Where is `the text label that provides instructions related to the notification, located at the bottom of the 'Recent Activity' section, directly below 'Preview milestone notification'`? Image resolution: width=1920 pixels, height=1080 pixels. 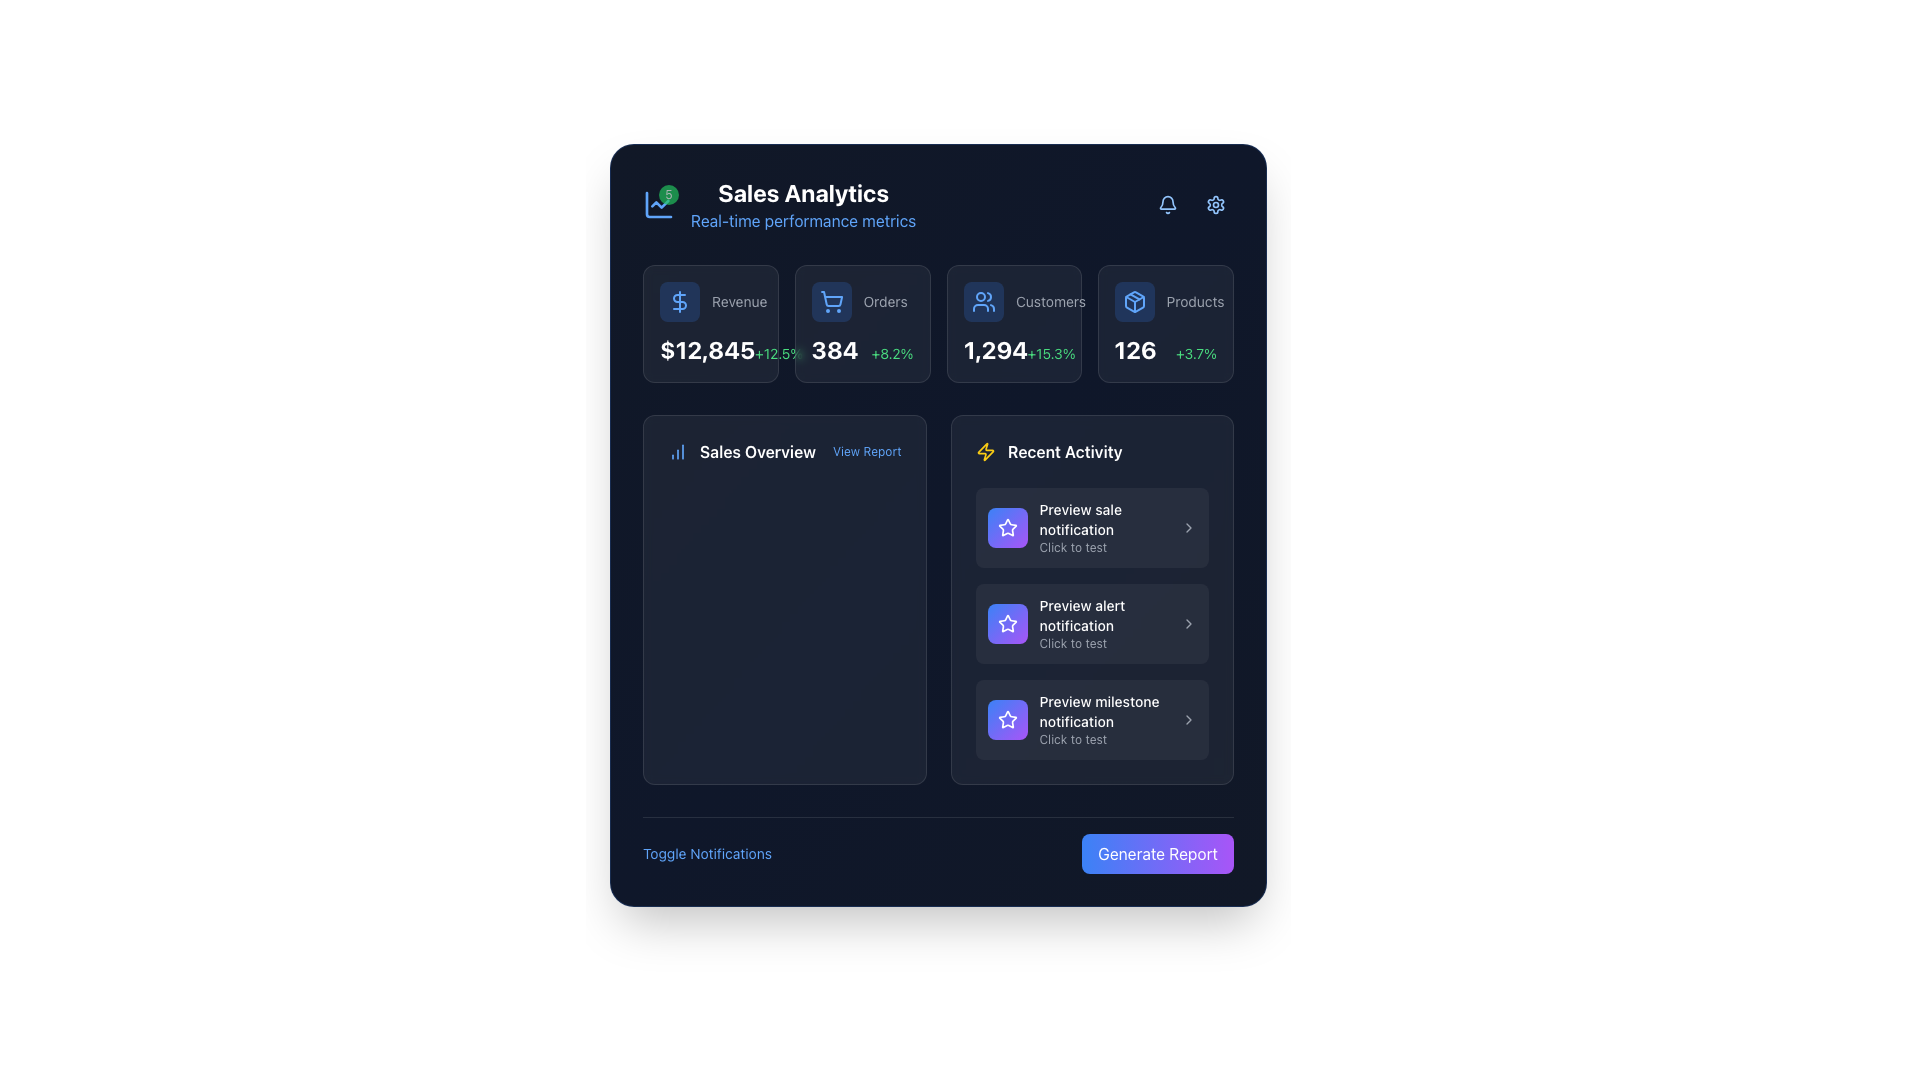
the text label that provides instructions related to the notification, located at the bottom of the 'Recent Activity' section, directly below 'Preview milestone notification' is located at coordinates (1103, 740).